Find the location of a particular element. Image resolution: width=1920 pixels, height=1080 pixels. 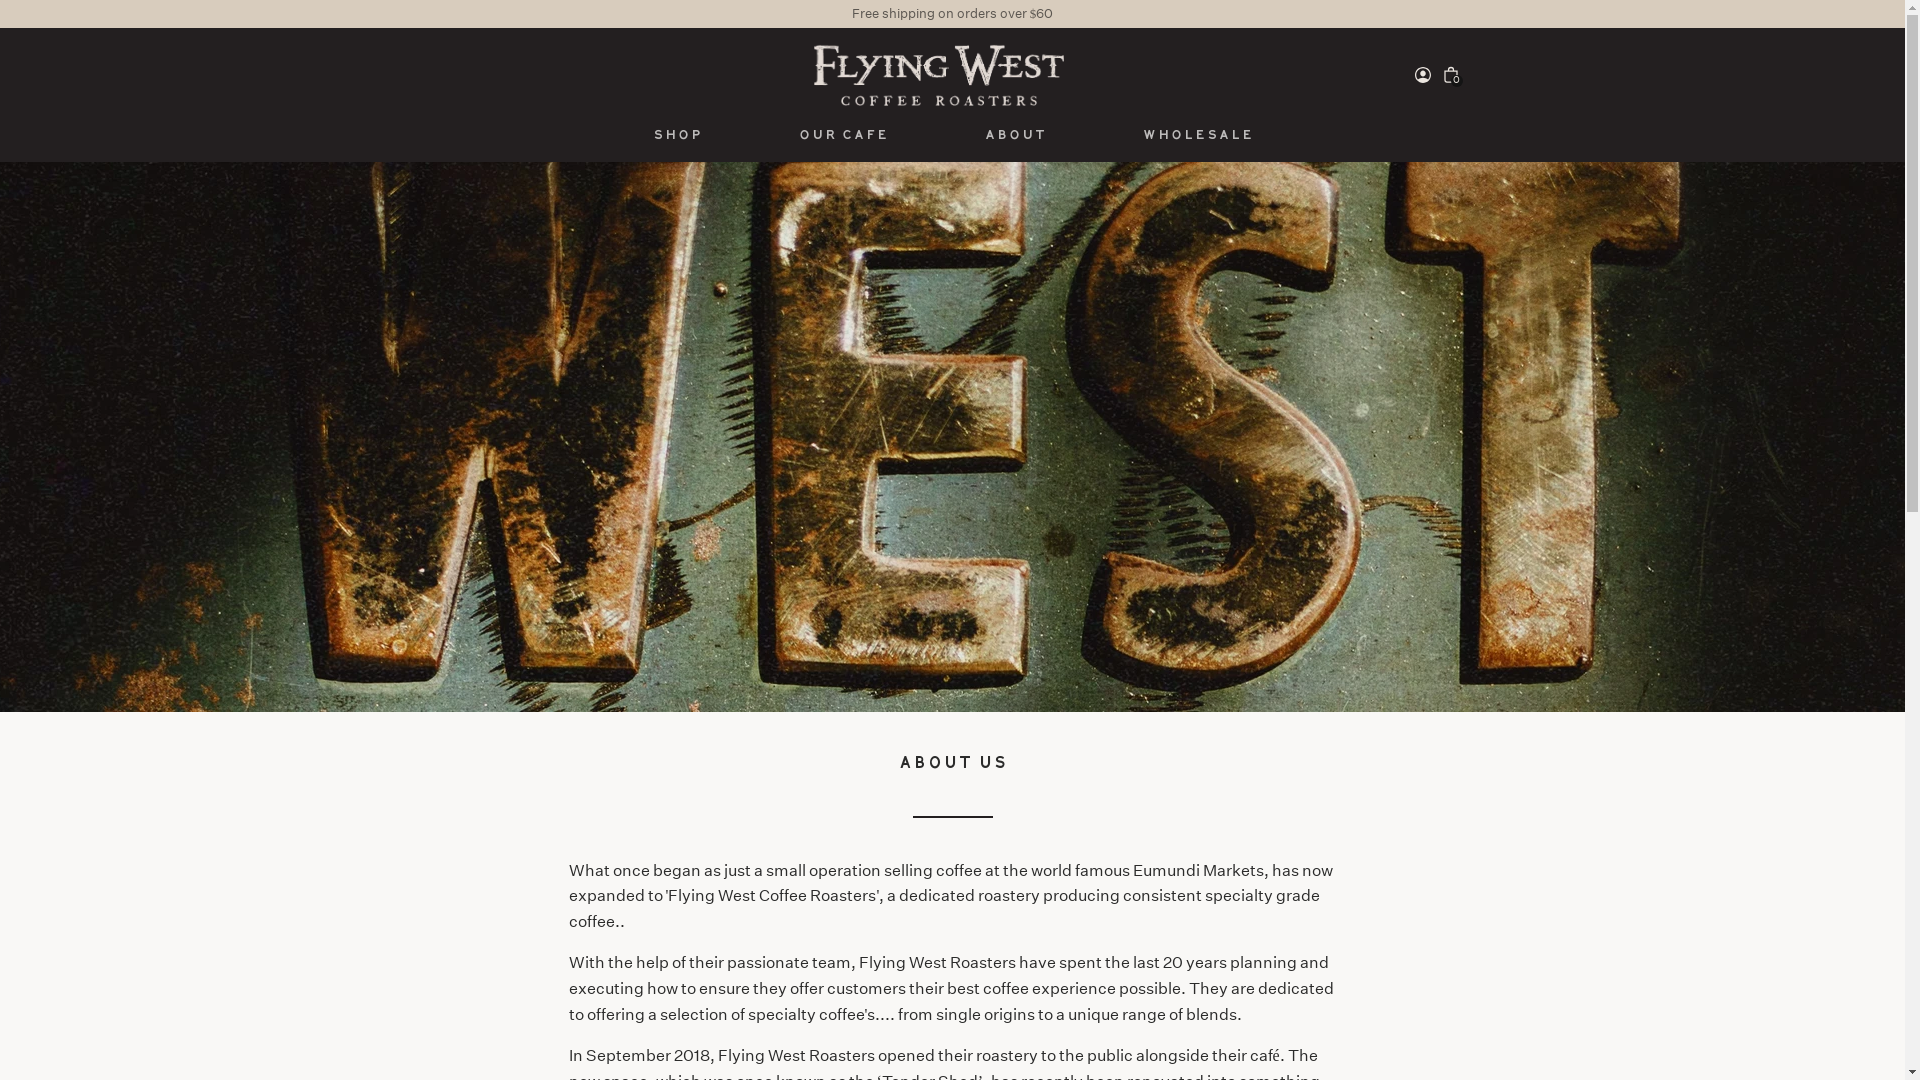

'About' is located at coordinates (1014, 135).